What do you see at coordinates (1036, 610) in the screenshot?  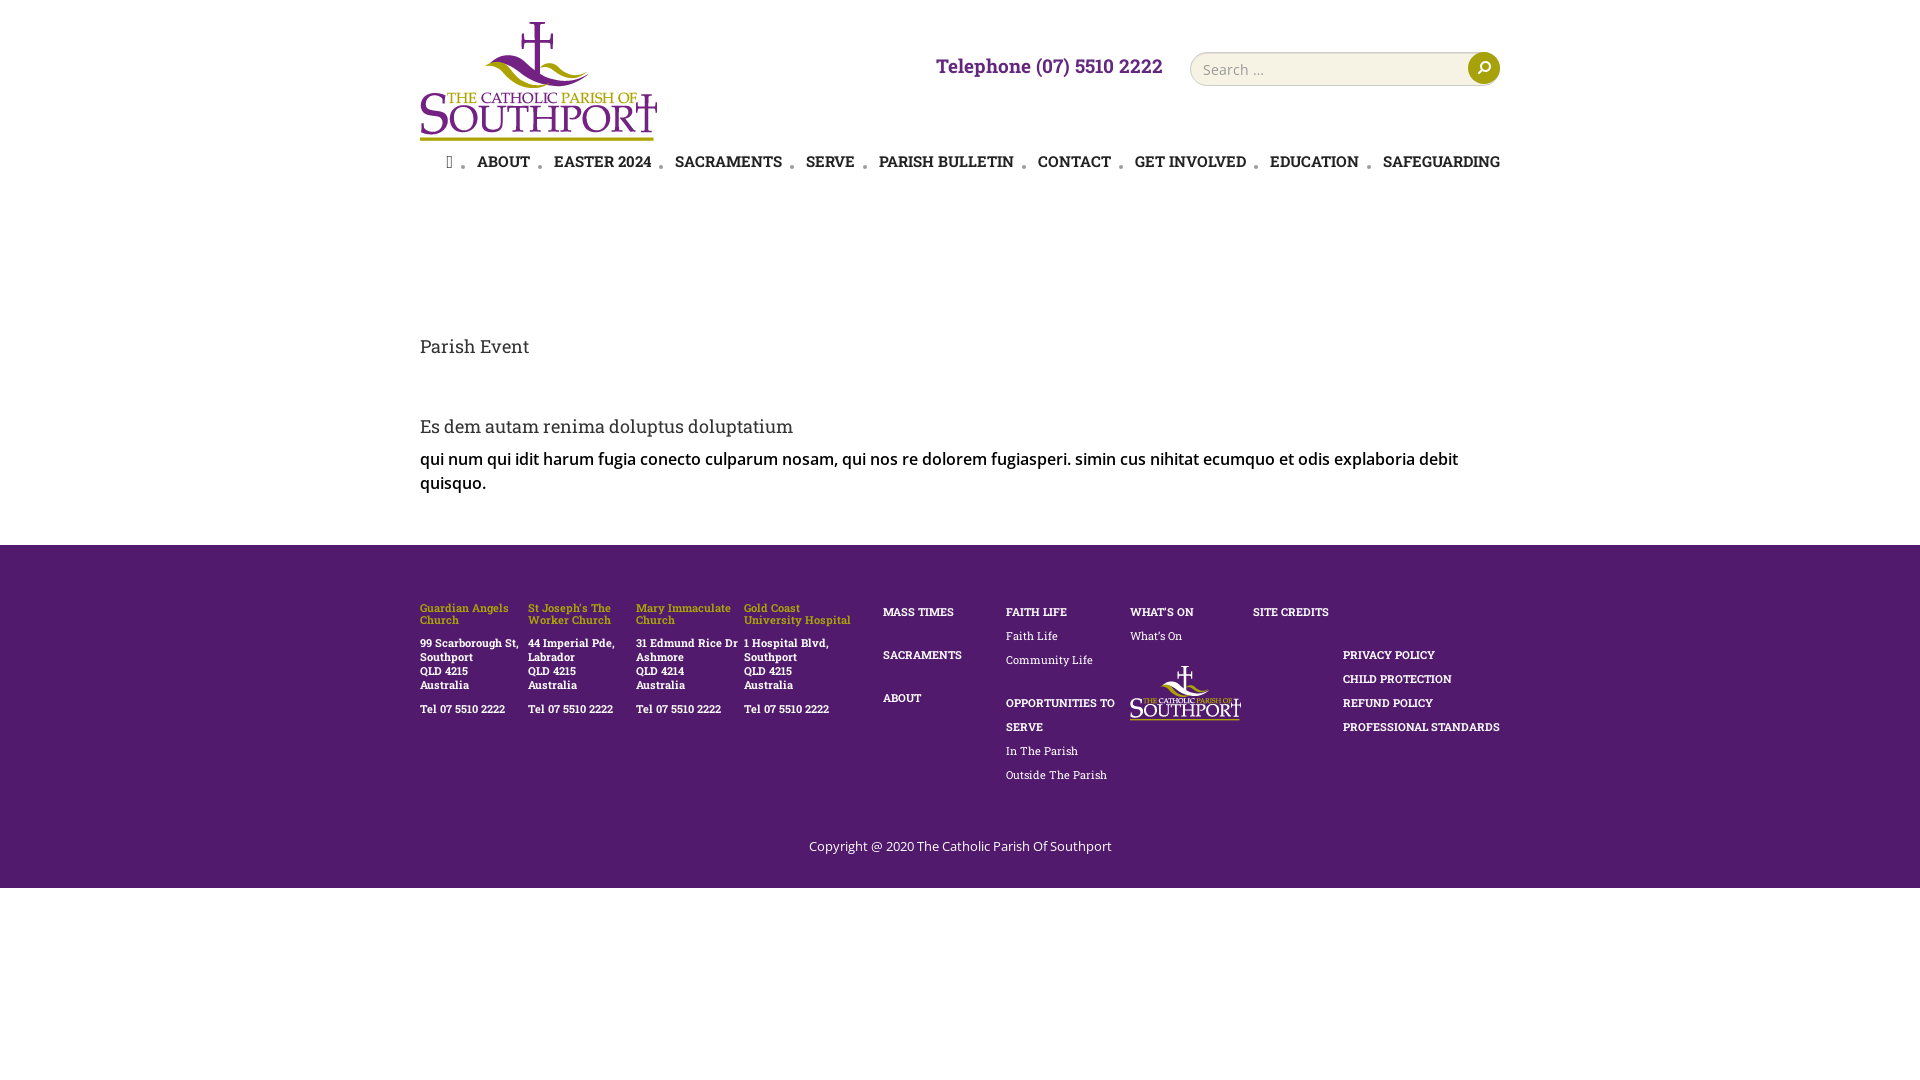 I see `'FAITH LIFE'` at bounding box center [1036, 610].